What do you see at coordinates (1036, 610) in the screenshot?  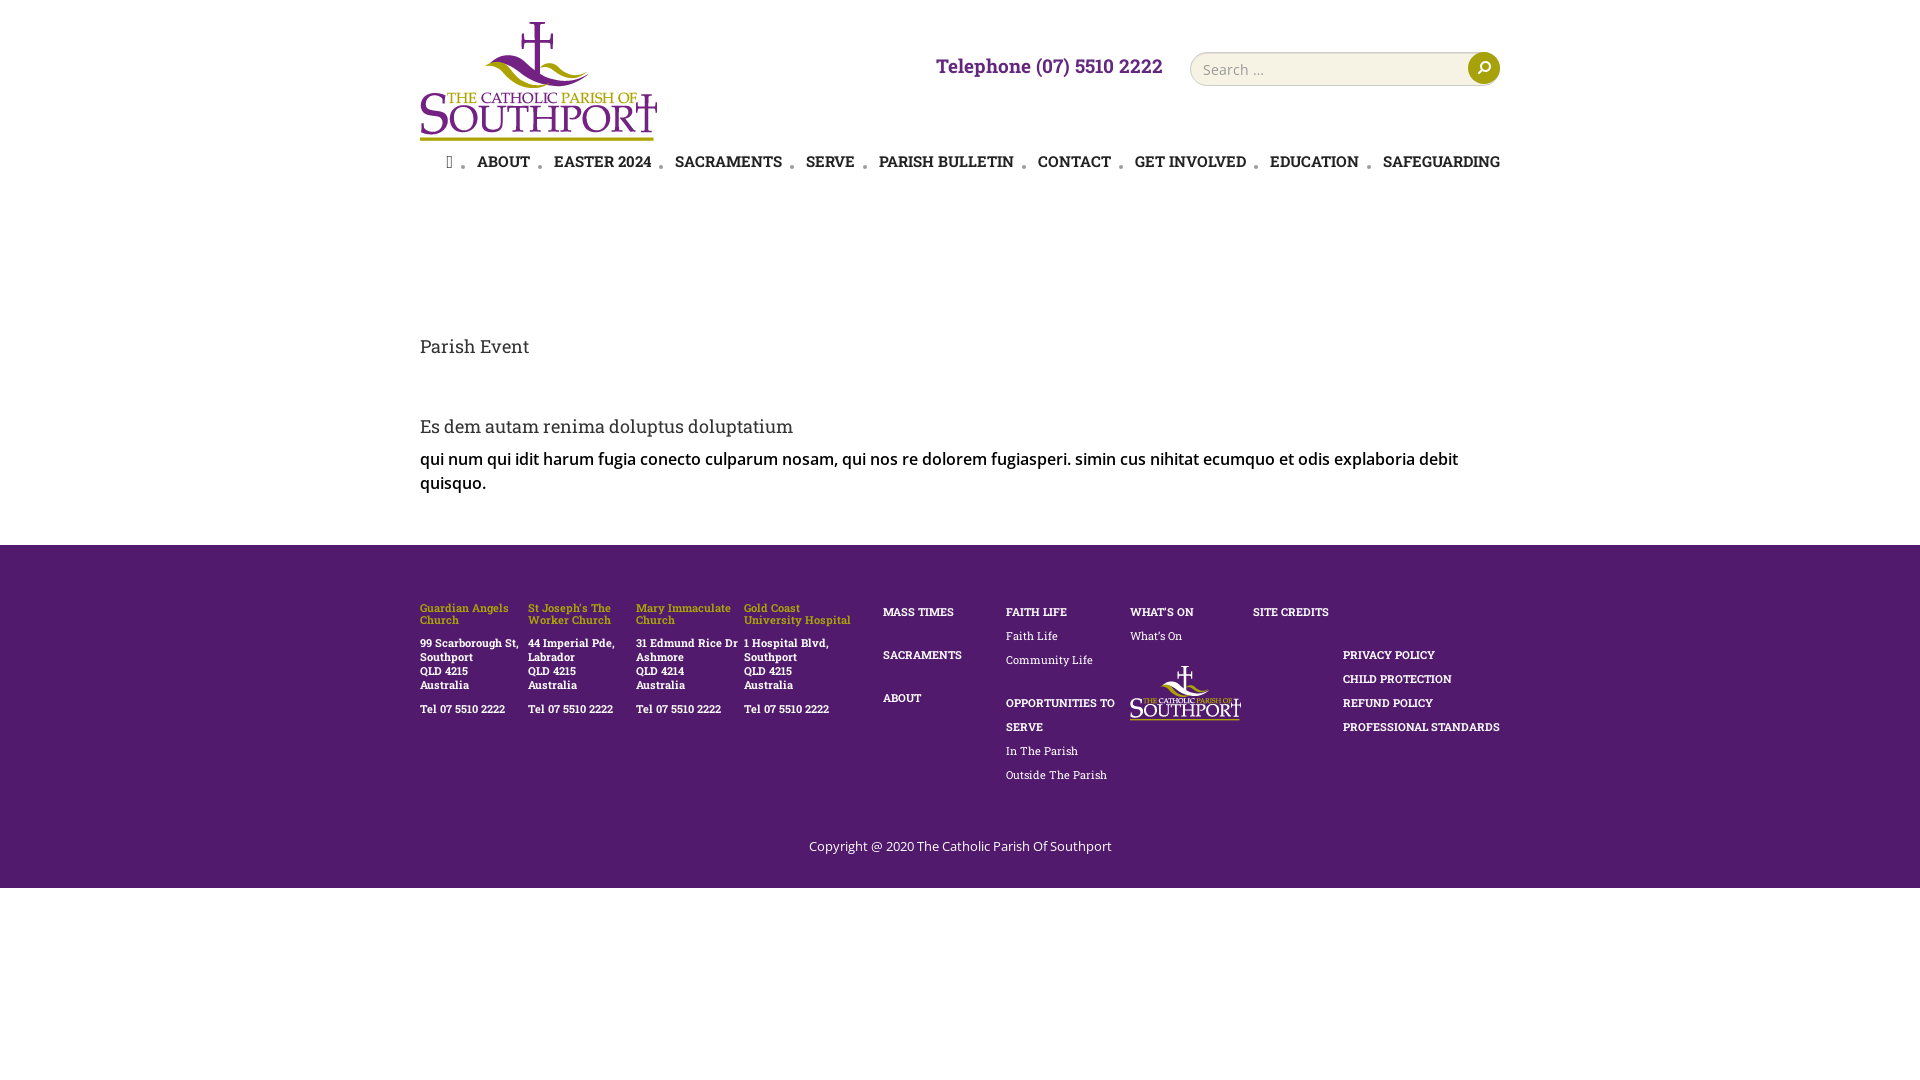 I see `'FAITH LIFE'` at bounding box center [1036, 610].